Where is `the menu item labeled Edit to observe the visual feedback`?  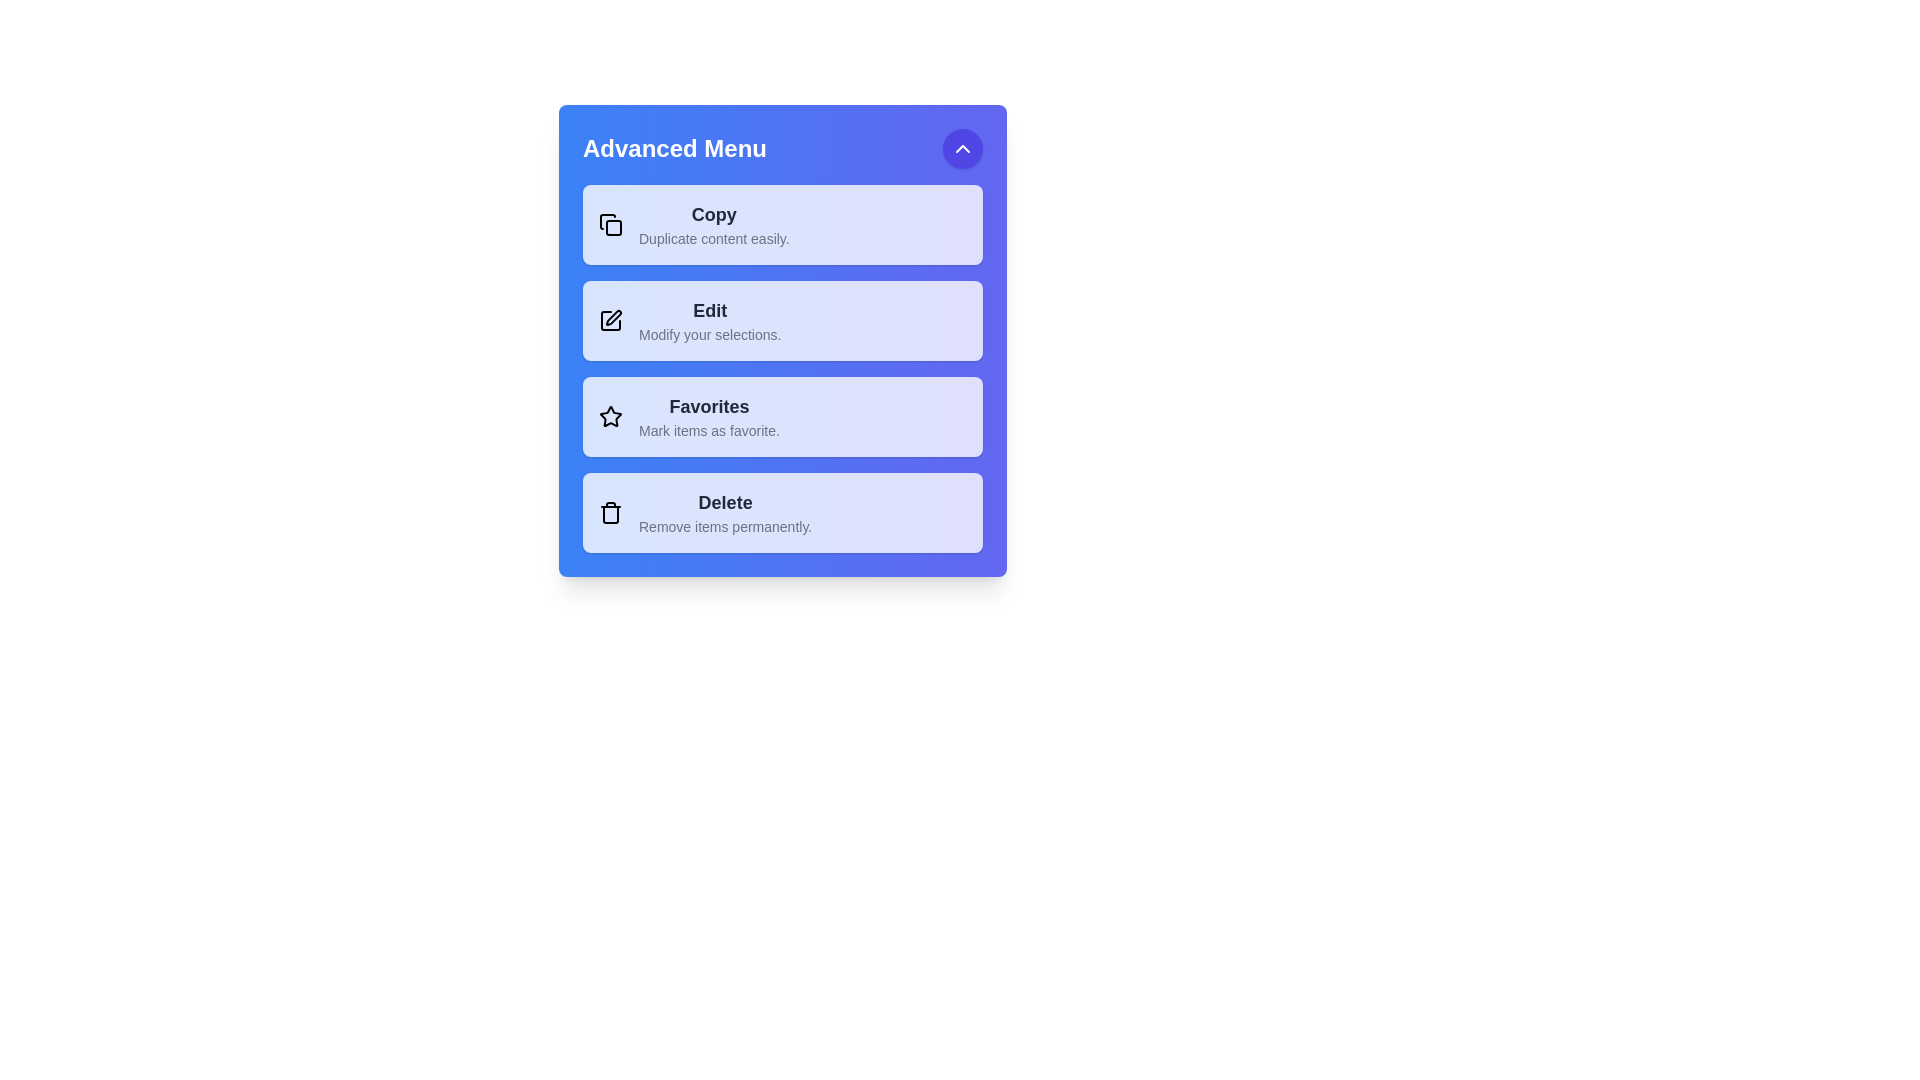 the menu item labeled Edit to observe the visual feedback is located at coordinates (781, 319).